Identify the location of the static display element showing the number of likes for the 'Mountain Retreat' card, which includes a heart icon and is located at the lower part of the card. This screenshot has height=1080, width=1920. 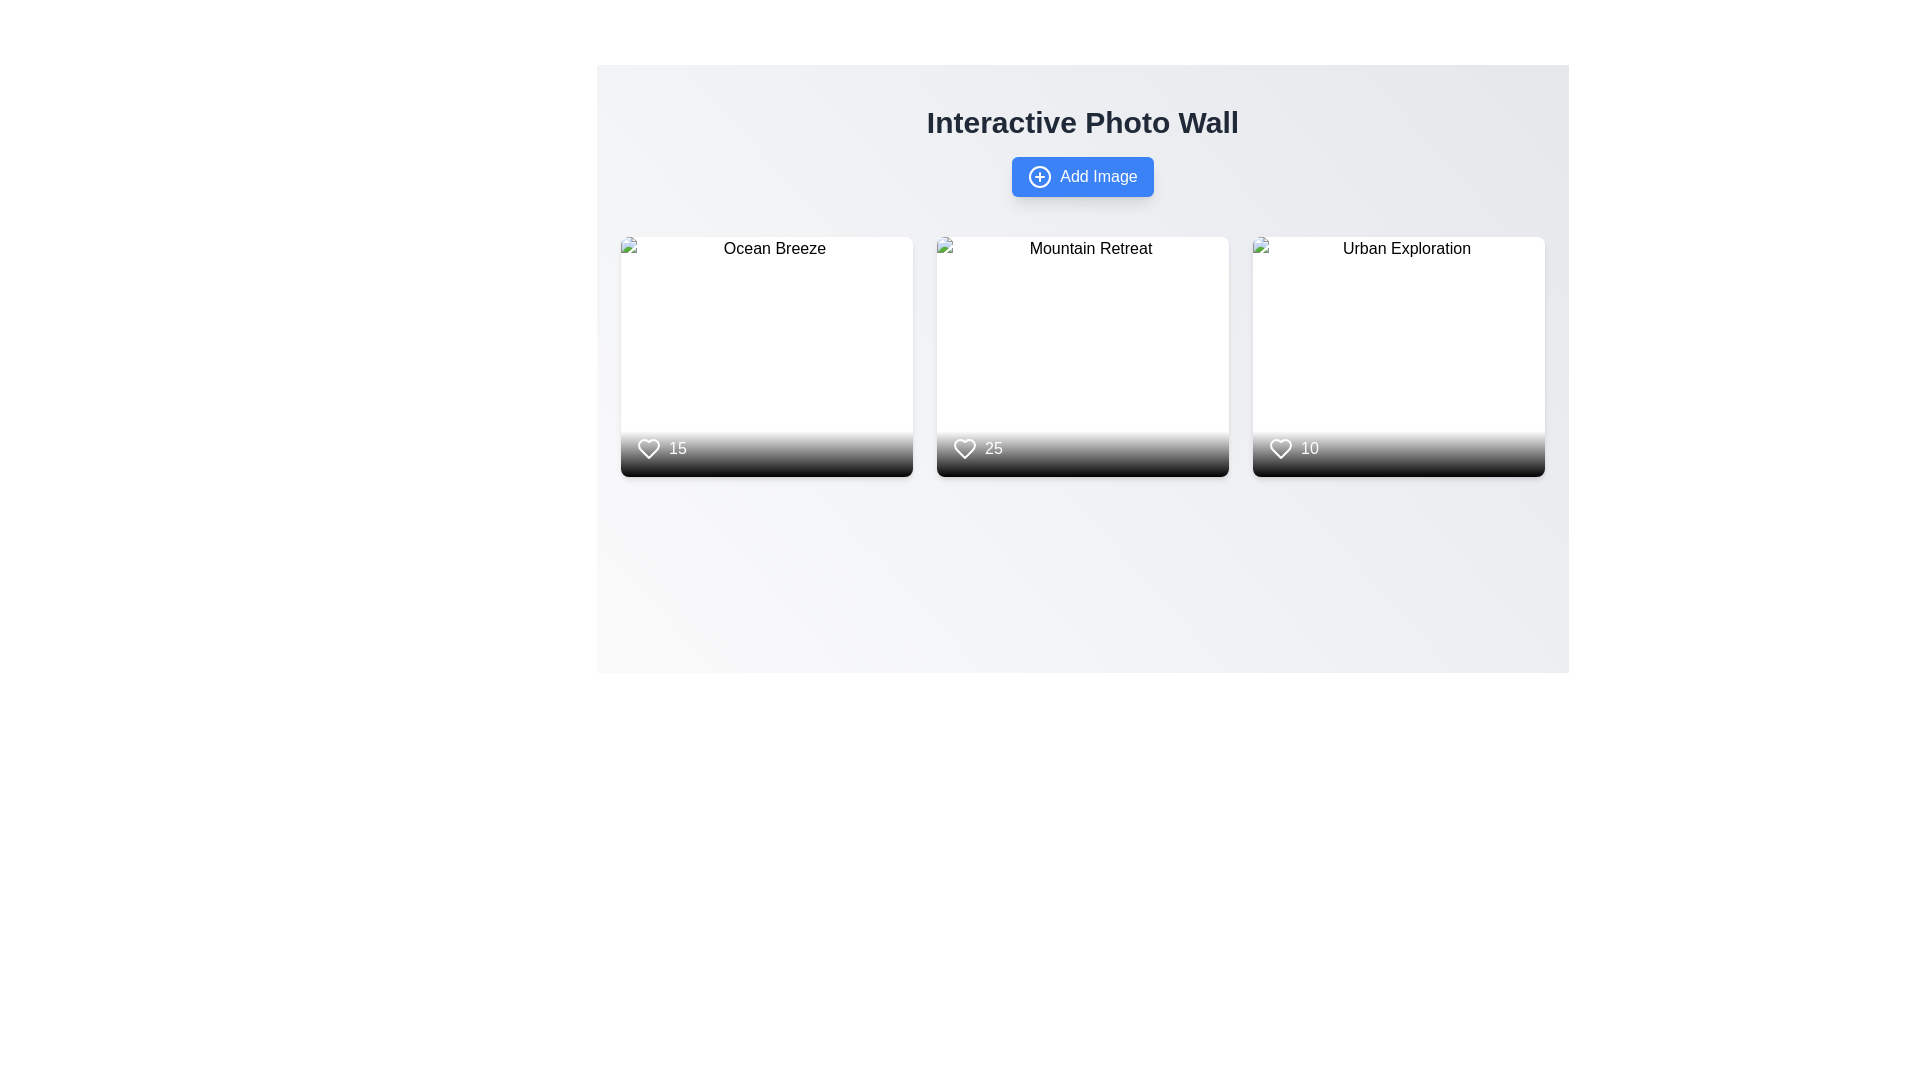
(1082, 430).